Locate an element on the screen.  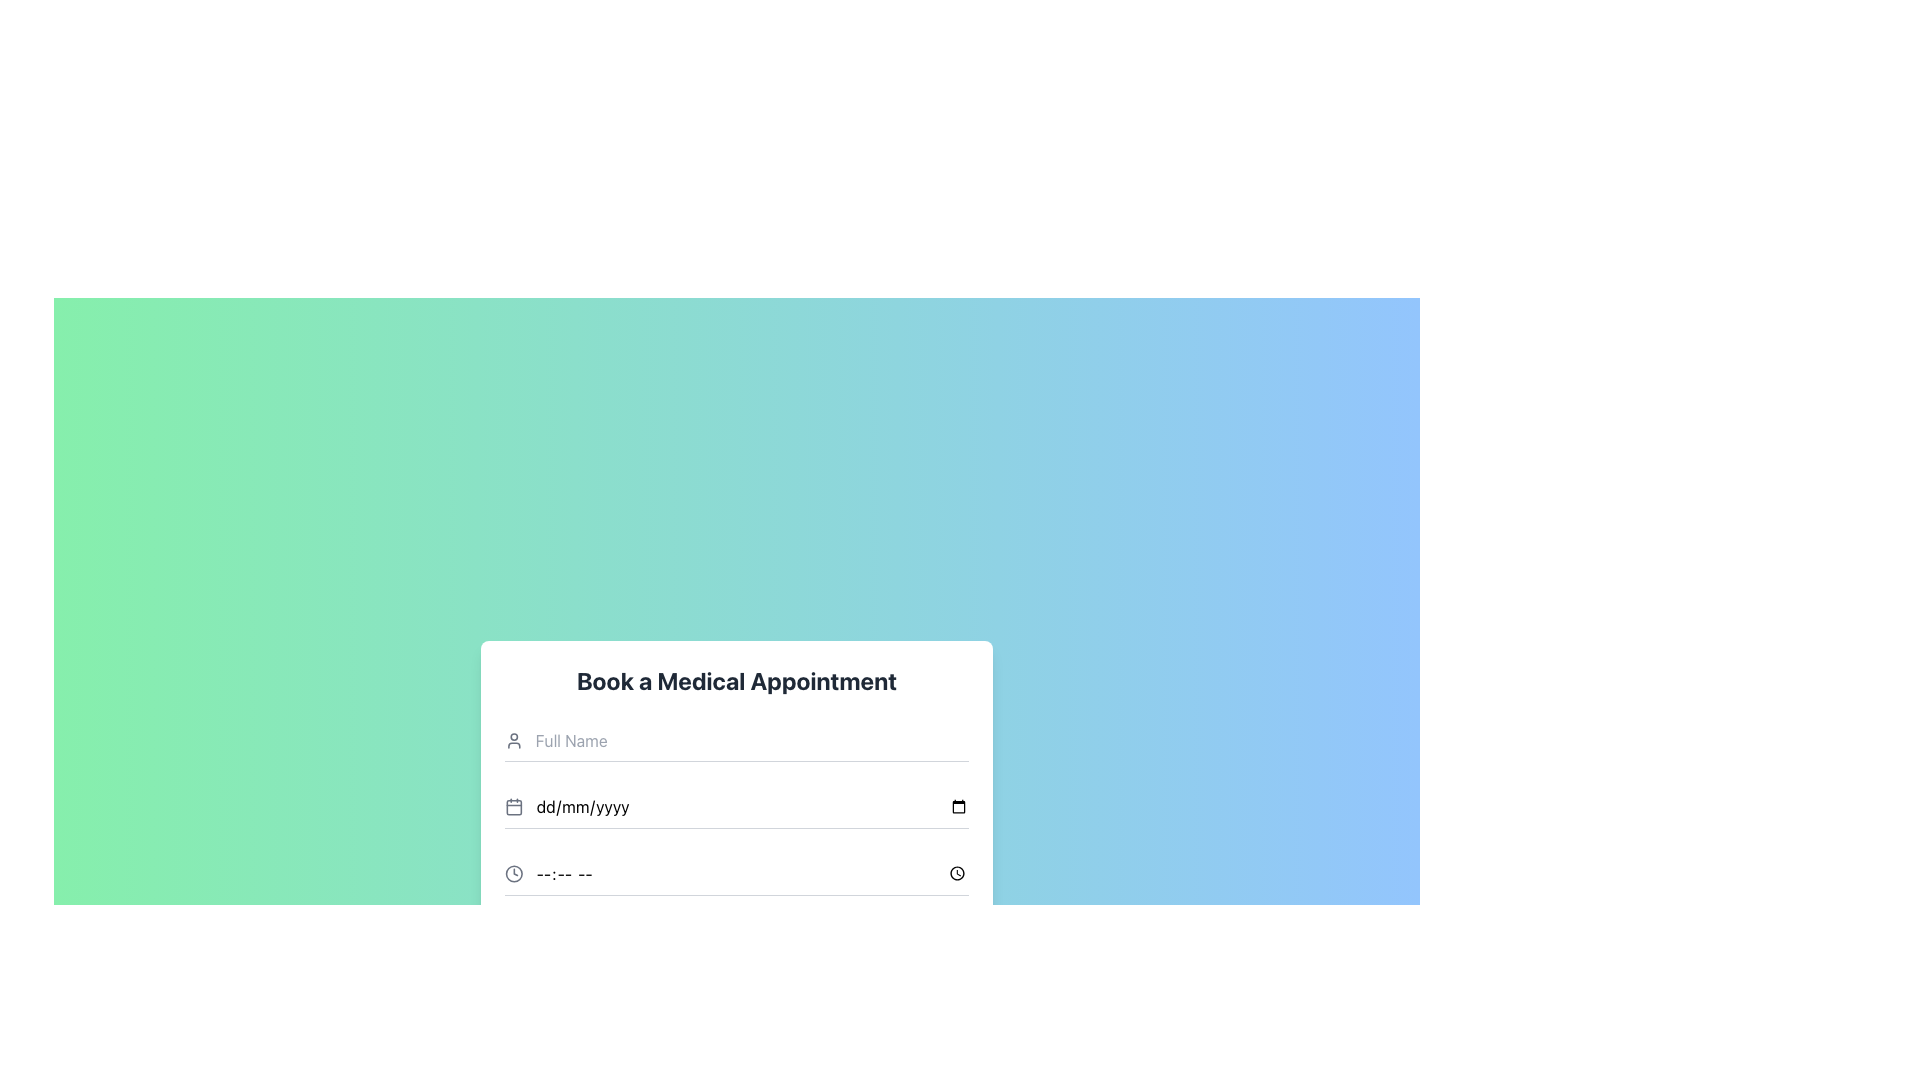
the Date input field to enable date input for appointment selection is located at coordinates (736, 805).